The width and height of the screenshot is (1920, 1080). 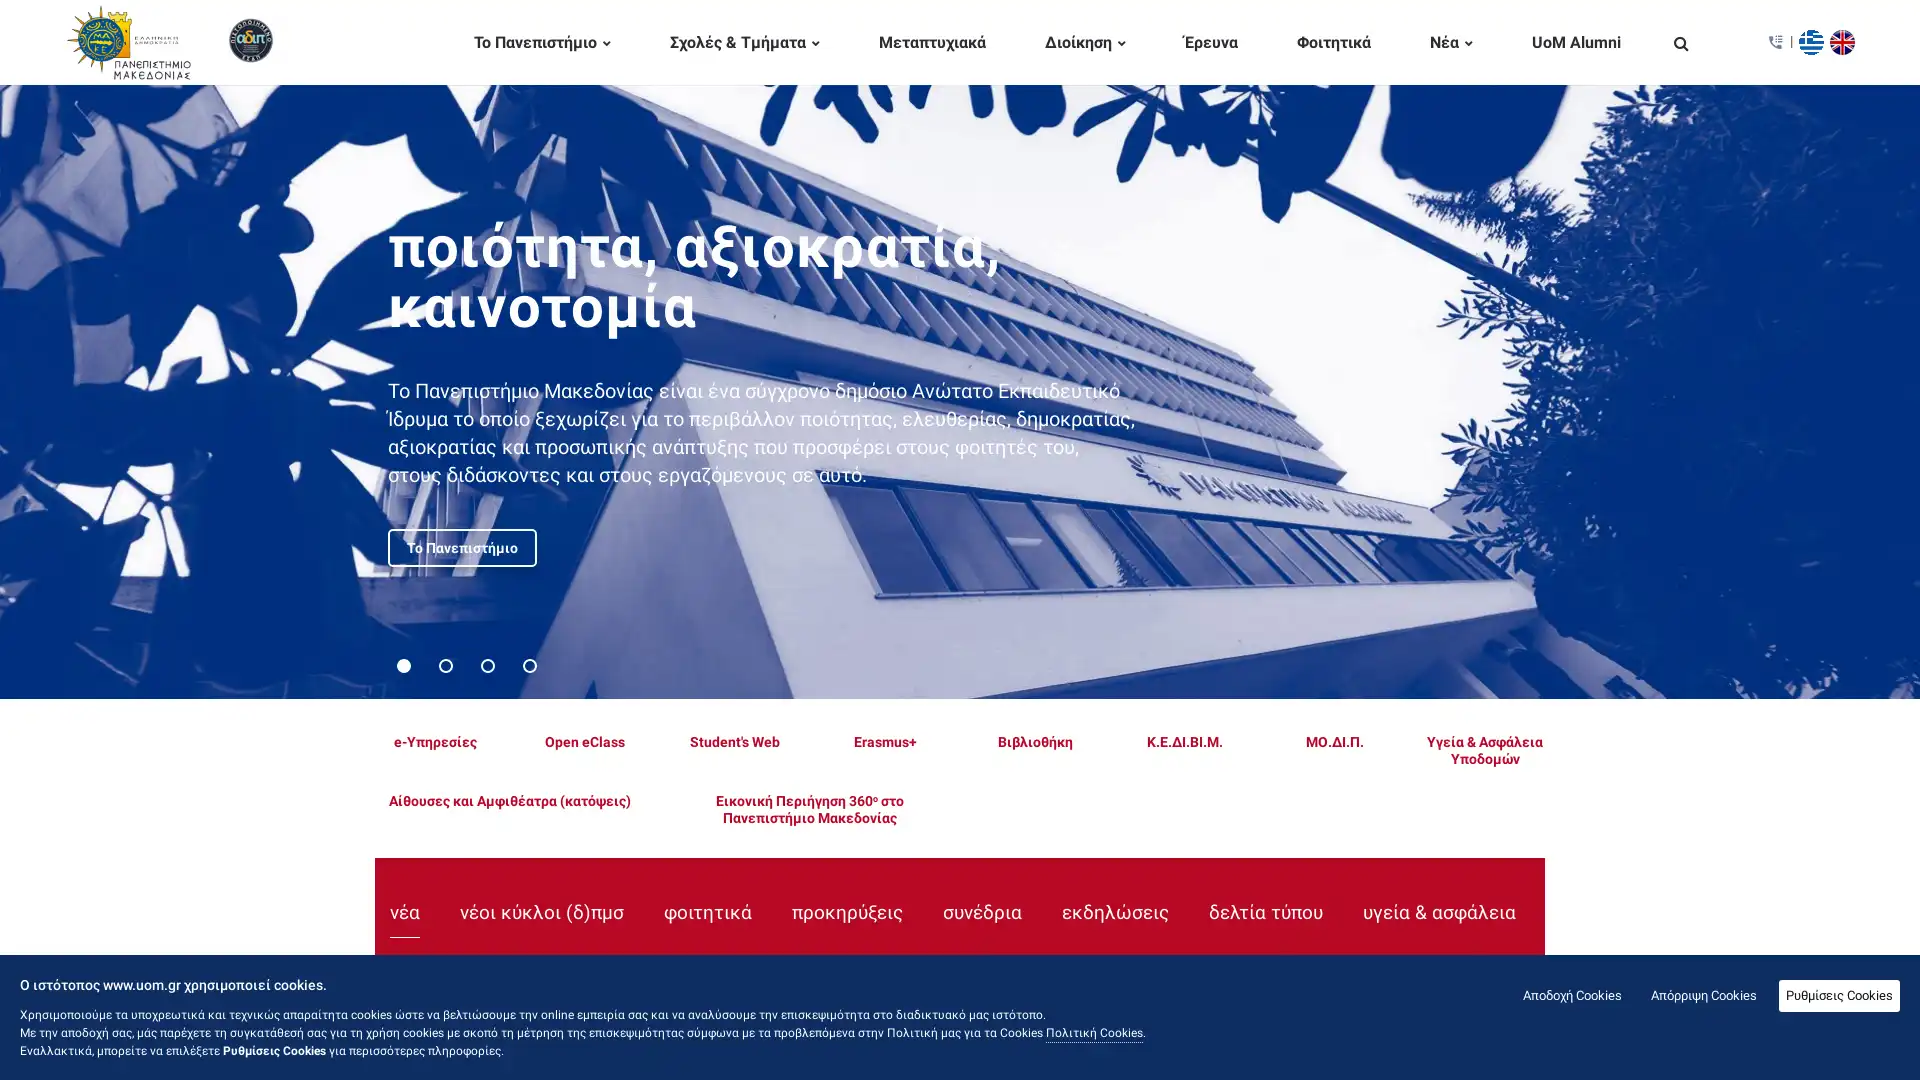 What do you see at coordinates (1839, 995) in the screenshot?
I see `Cookies` at bounding box center [1839, 995].